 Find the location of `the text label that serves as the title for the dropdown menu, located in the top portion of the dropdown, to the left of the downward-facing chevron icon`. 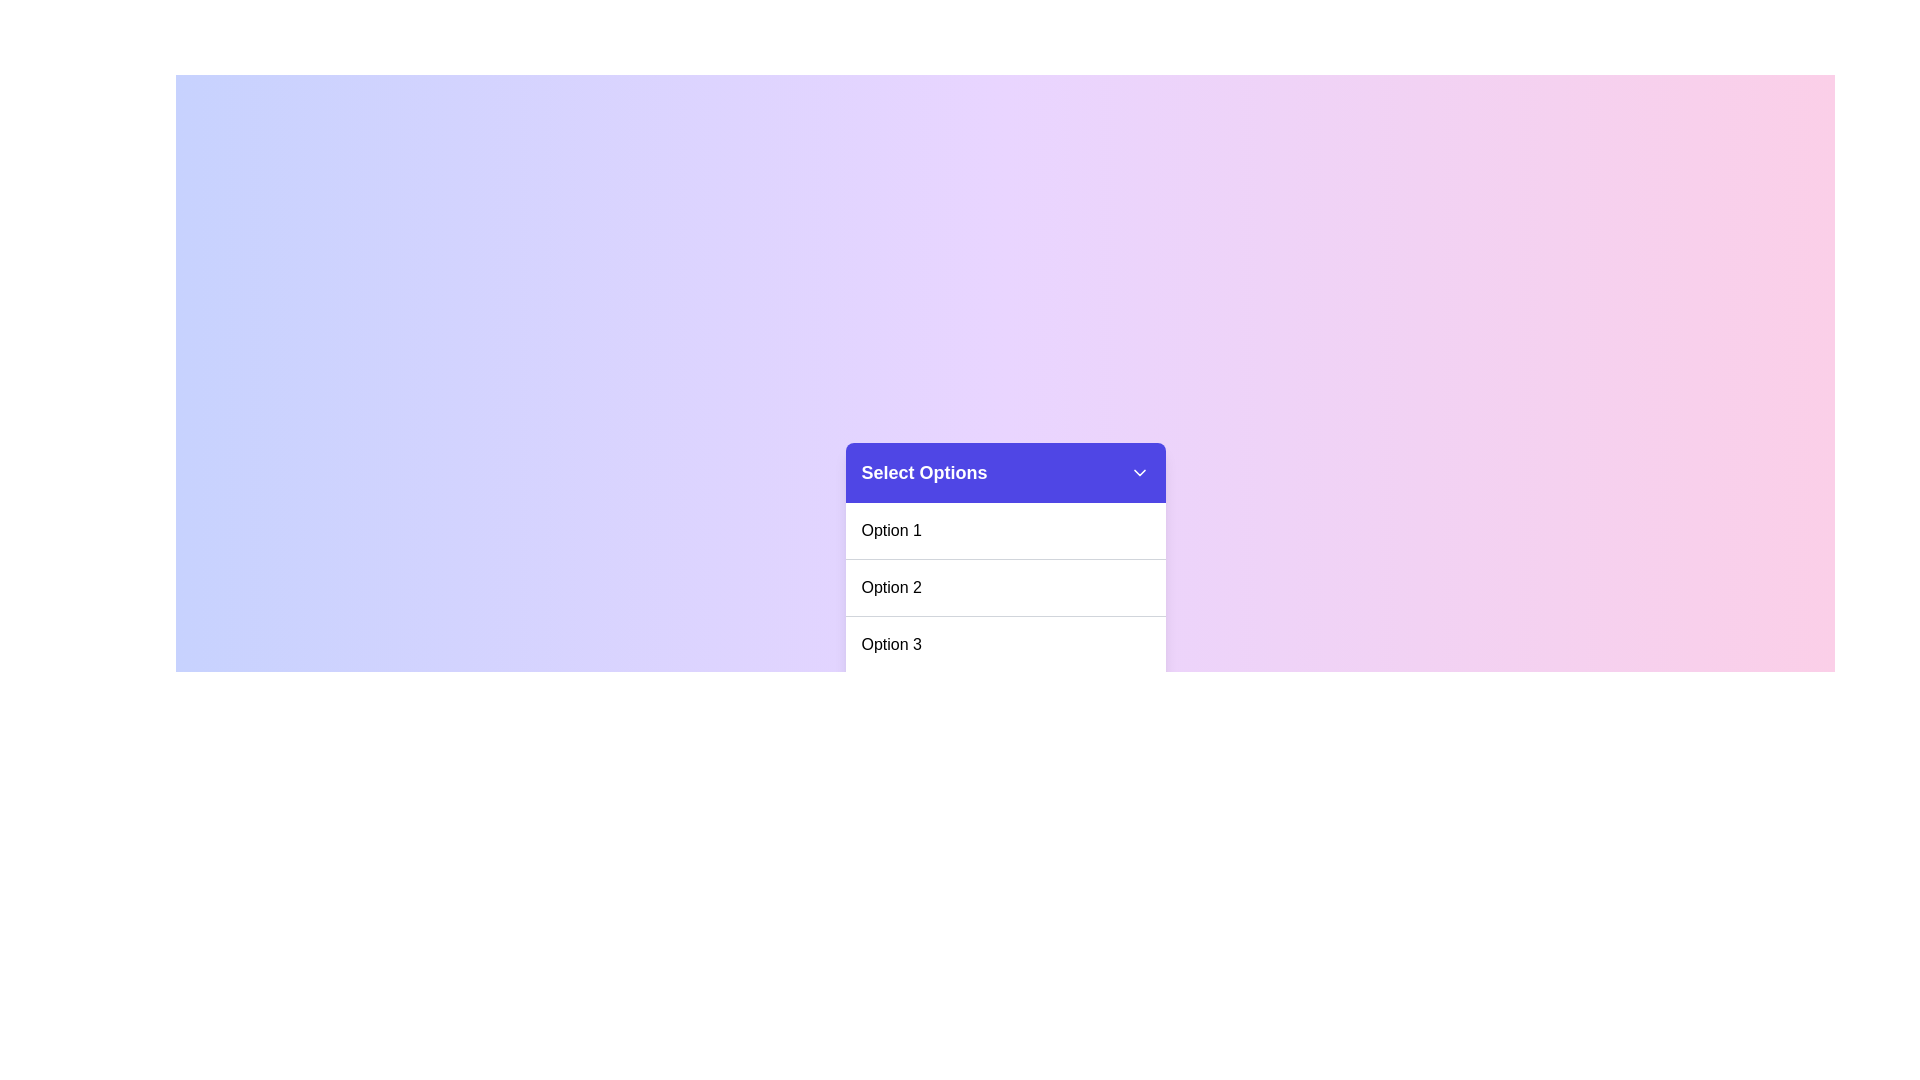

the text label that serves as the title for the dropdown menu, located in the top portion of the dropdown, to the left of the downward-facing chevron icon is located at coordinates (923, 473).